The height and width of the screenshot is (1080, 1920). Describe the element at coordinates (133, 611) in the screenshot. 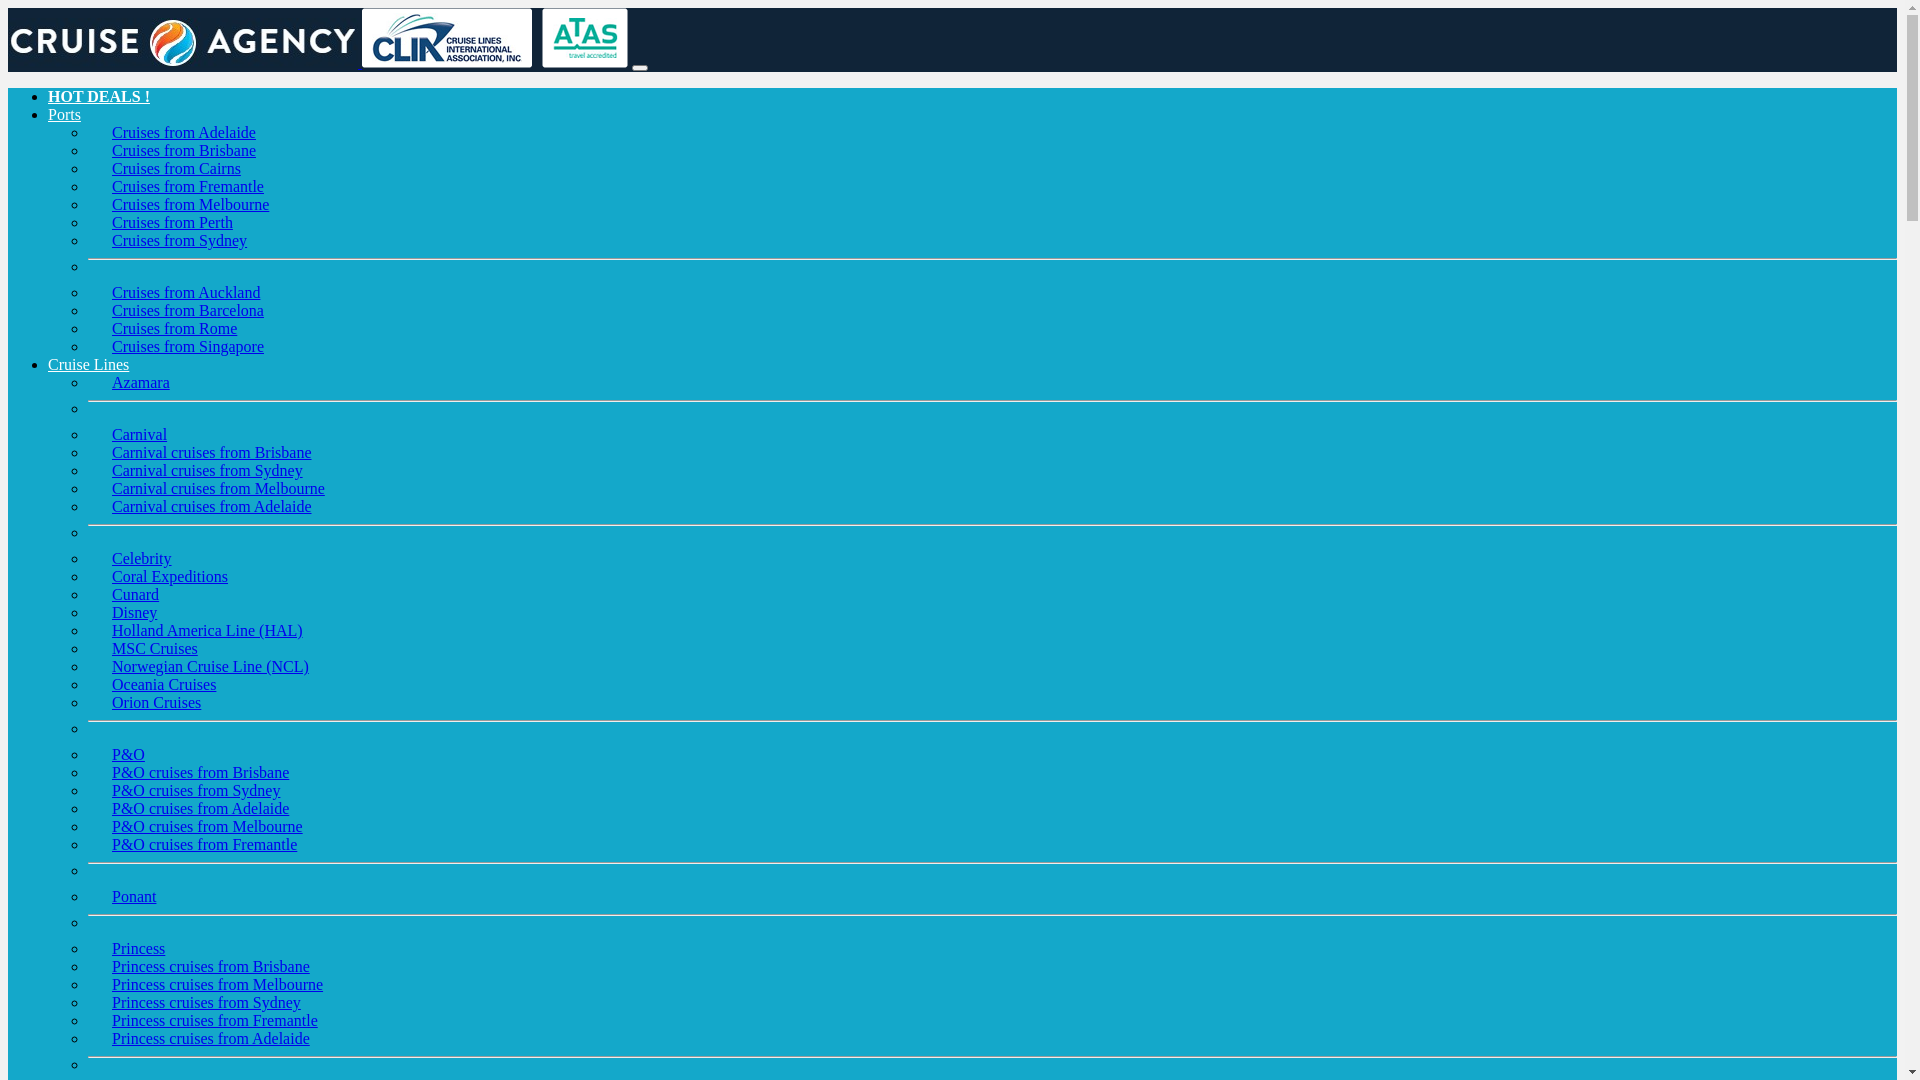

I see `'Disney'` at that location.